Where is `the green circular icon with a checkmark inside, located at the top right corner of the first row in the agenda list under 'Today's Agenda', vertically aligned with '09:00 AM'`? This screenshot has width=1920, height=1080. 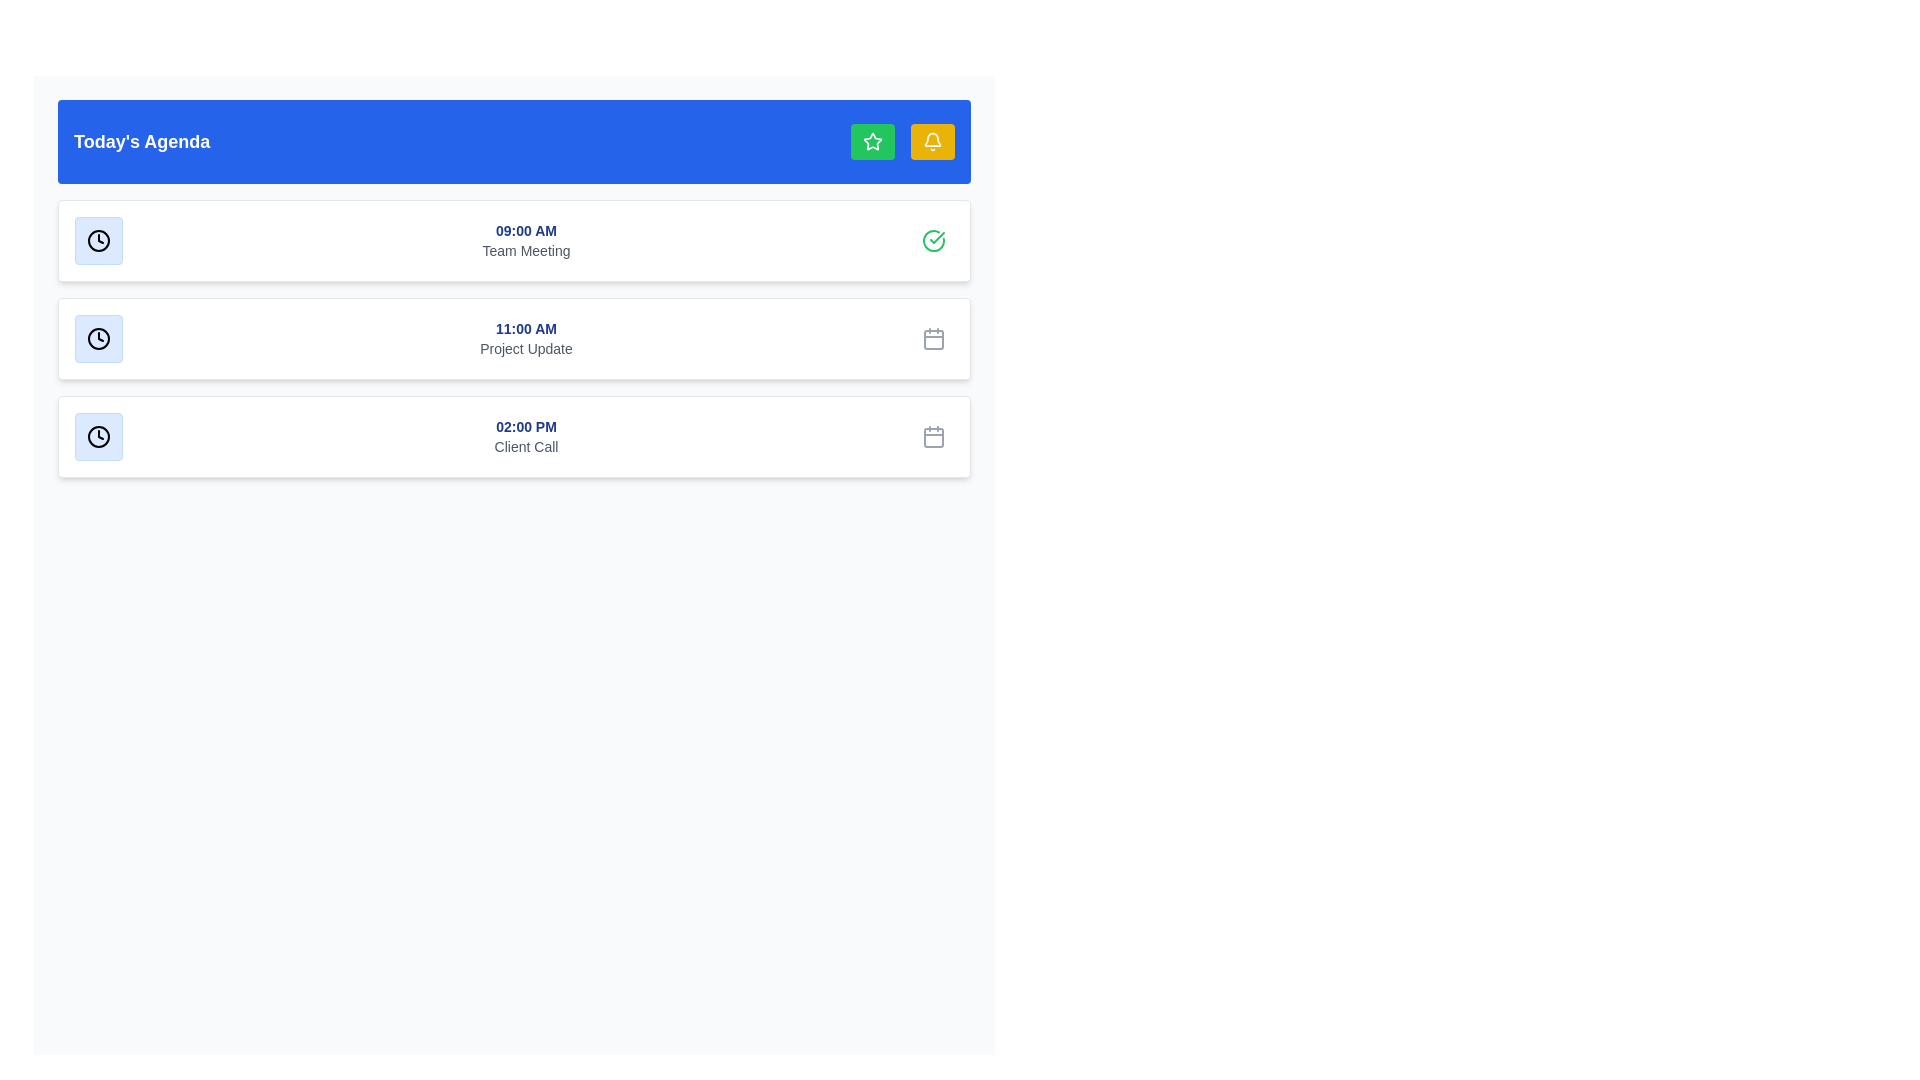
the green circular icon with a checkmark inside, located at the top right corner of the first row in the agenda list under 'Today's Agenda', vertically aligned with '09:00 AM' is located at coordinates (933, 239).